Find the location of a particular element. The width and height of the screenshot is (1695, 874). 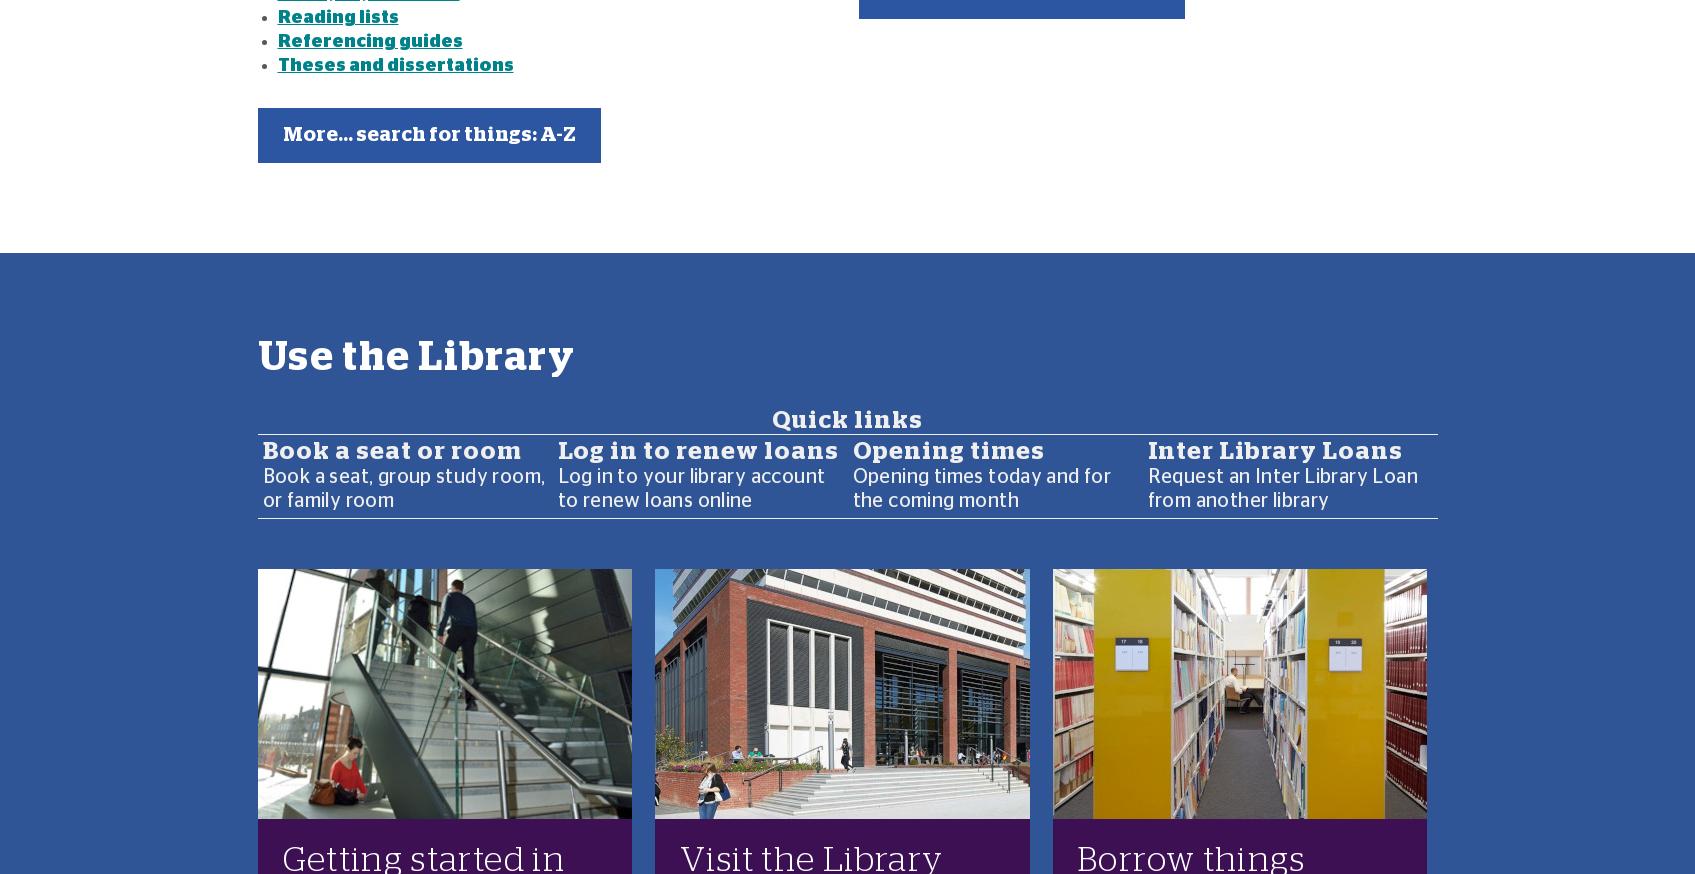

'SharePoint' is located at coordinates (453, 611).